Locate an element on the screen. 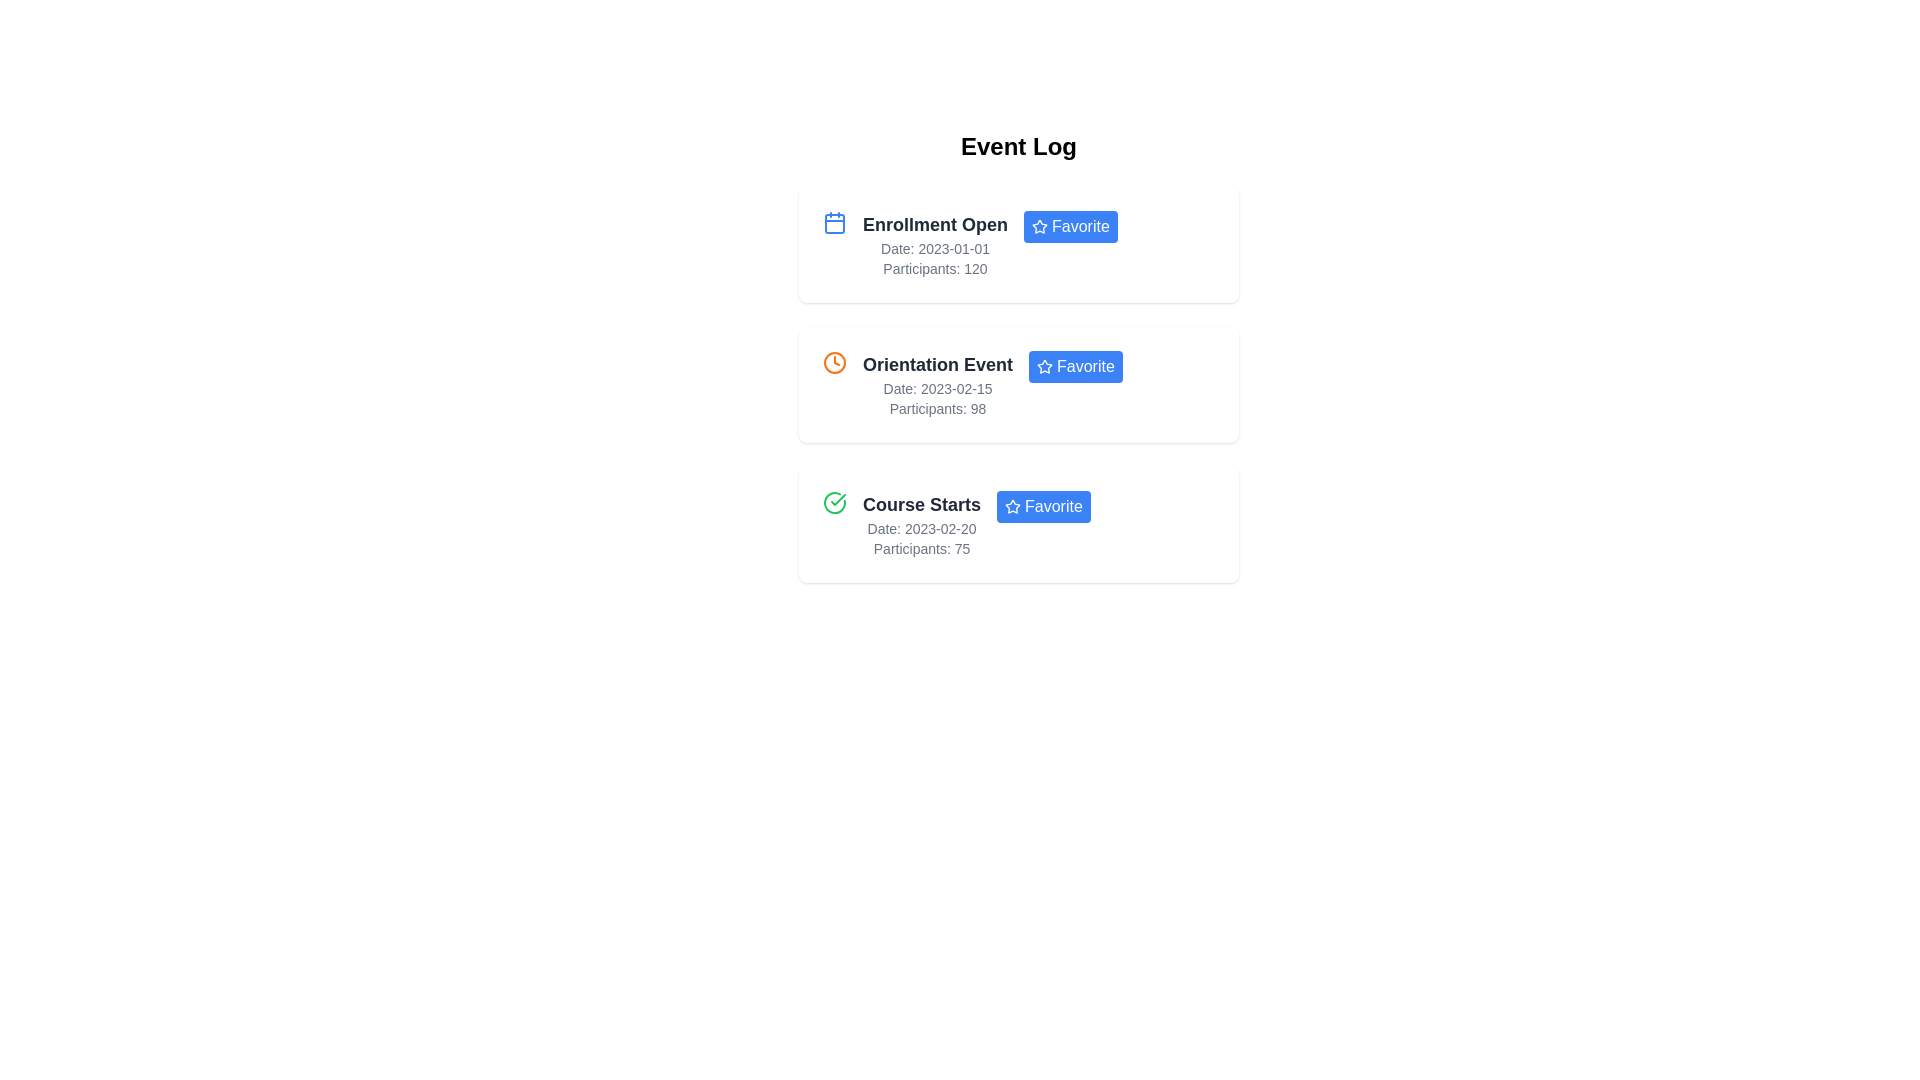  the hollow circle with an orange stroke that is part of the SVG element next to the 'Orientation Event' label in the second event item is located at coordinates (835, 362).